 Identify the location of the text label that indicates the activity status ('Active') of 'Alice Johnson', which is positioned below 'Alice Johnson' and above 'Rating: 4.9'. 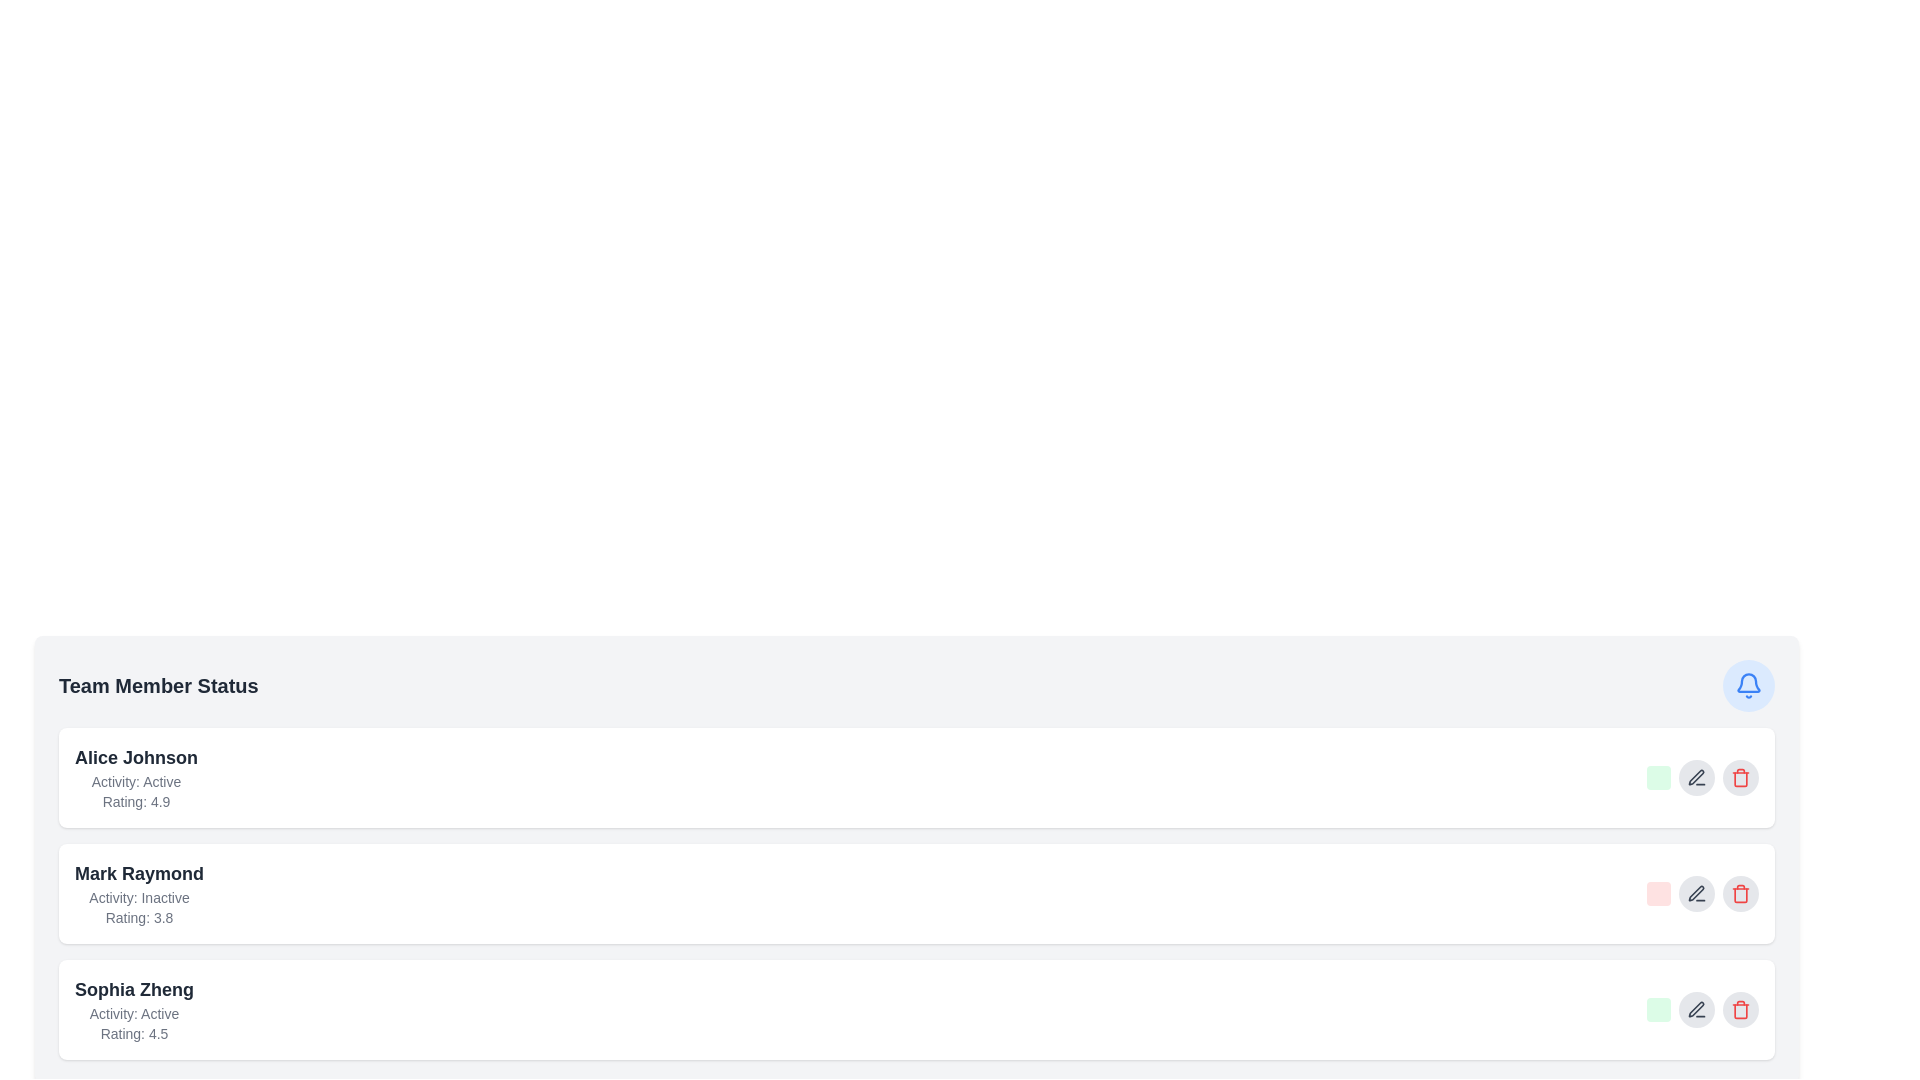
(135, 781).